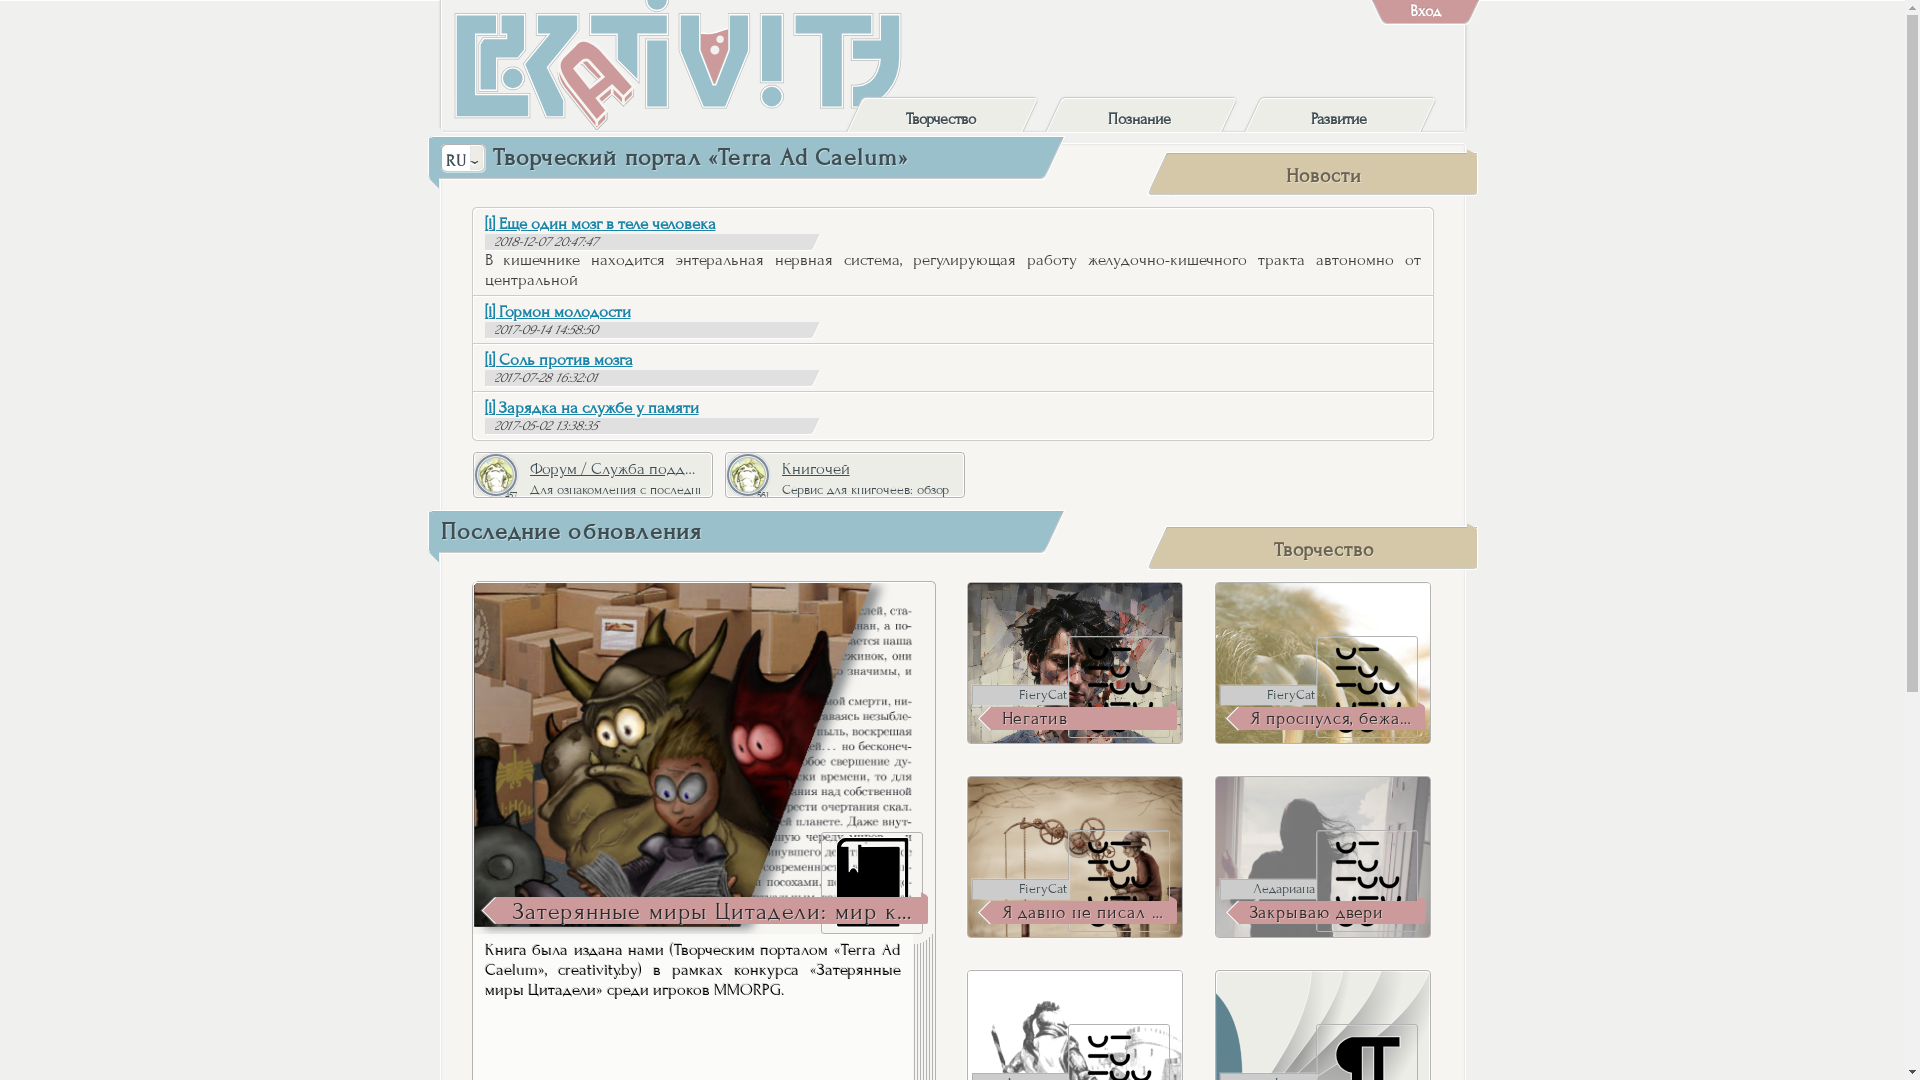  What do you see at coordinates (971, 887) in the screenshot?
I see `'FieryCat'` at bounding box center [971, 887].